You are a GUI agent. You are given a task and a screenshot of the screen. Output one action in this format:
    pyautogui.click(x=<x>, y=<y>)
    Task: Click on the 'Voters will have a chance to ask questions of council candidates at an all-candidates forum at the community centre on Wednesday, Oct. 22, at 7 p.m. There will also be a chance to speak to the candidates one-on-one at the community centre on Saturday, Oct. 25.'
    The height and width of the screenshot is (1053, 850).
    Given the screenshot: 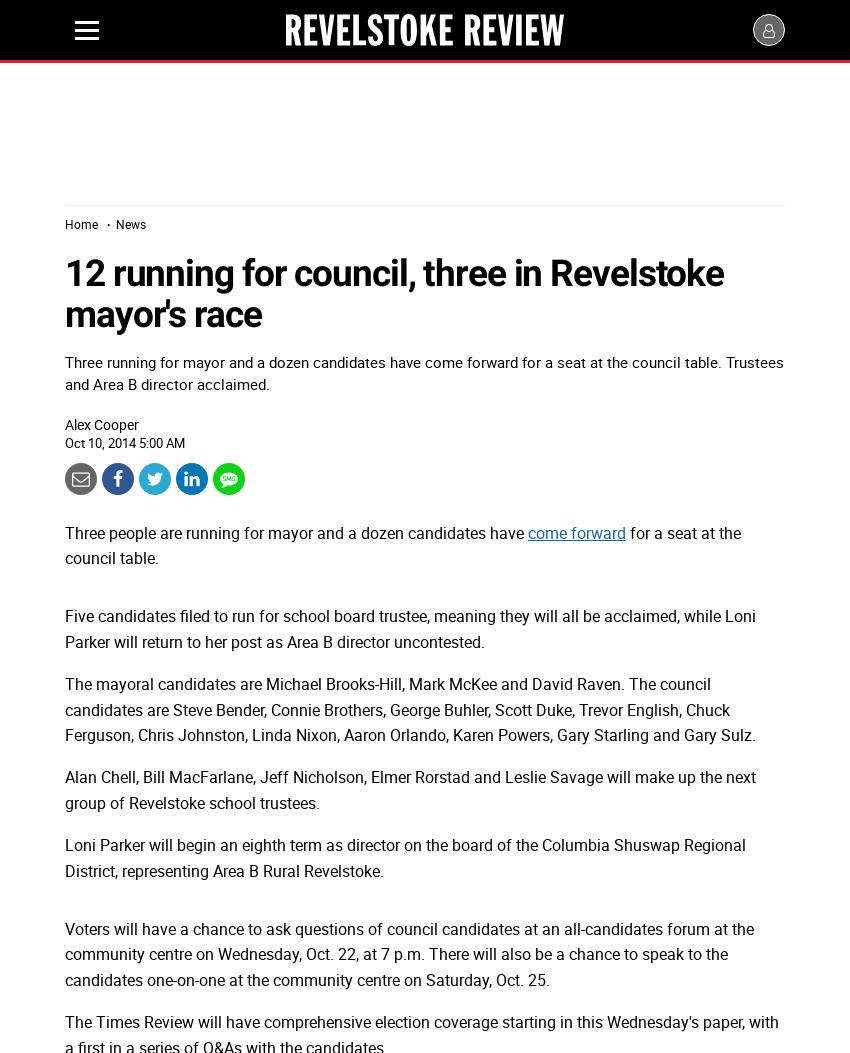 What is the action you would take?
    pyautogui.click(x=409, y=953)
    